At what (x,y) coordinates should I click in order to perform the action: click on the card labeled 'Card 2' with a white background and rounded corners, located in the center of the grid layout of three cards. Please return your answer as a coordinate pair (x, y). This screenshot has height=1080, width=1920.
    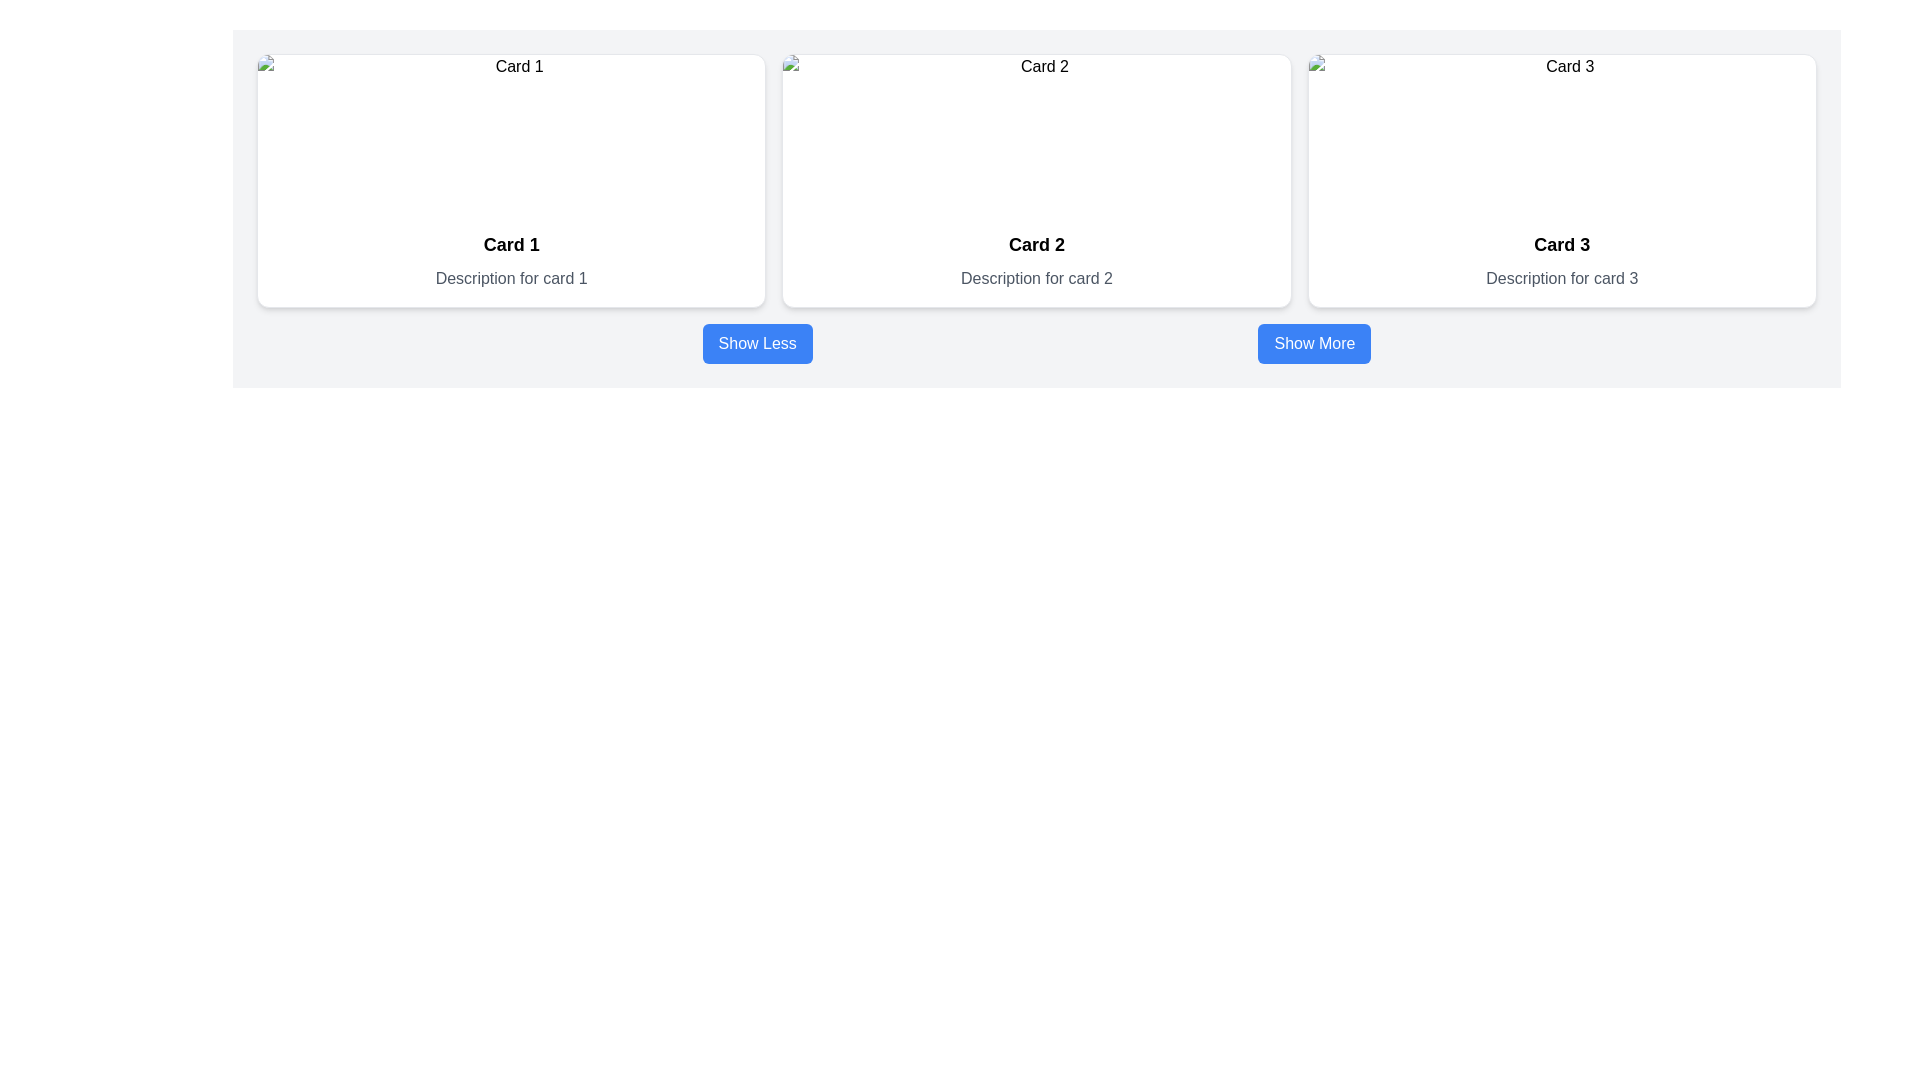
    Looking at the image, I should click on (1036, 181).